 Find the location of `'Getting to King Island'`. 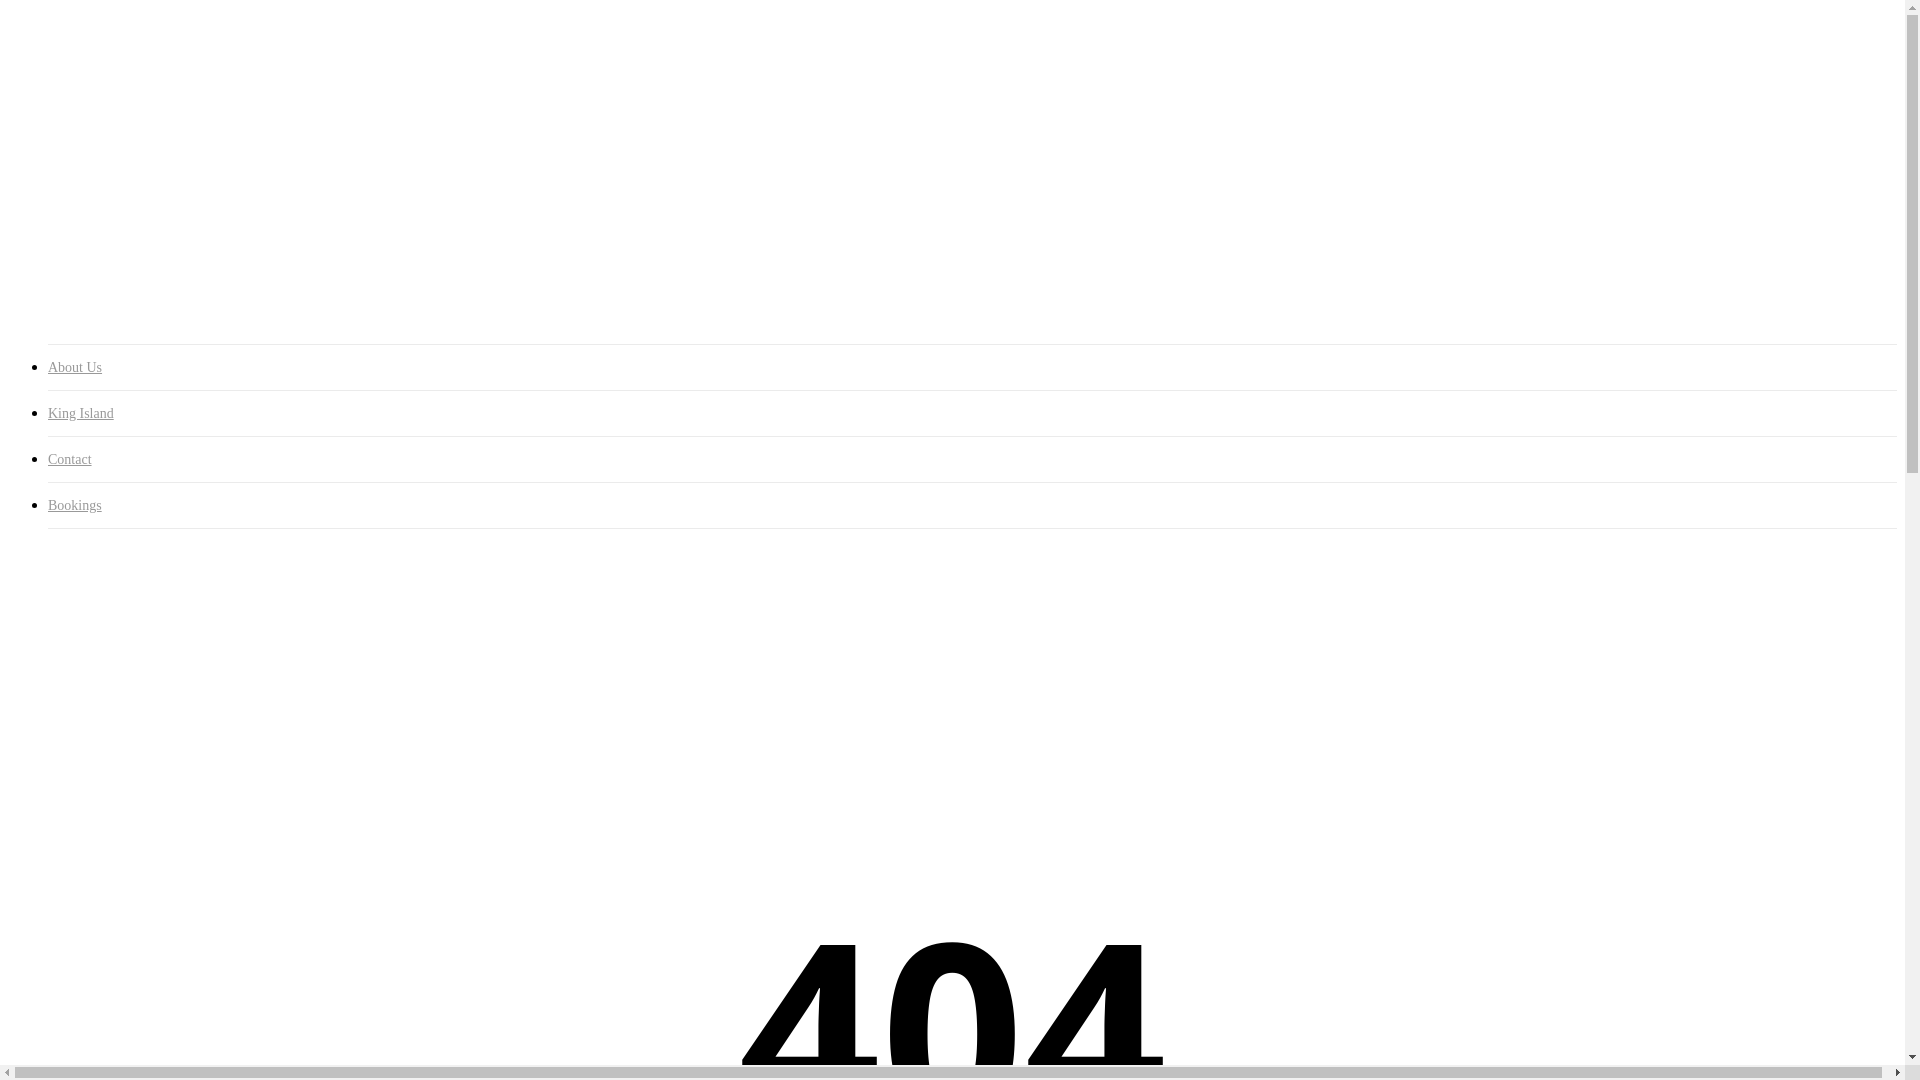

'Getting to King Island' is located at coordinates (158, 230).